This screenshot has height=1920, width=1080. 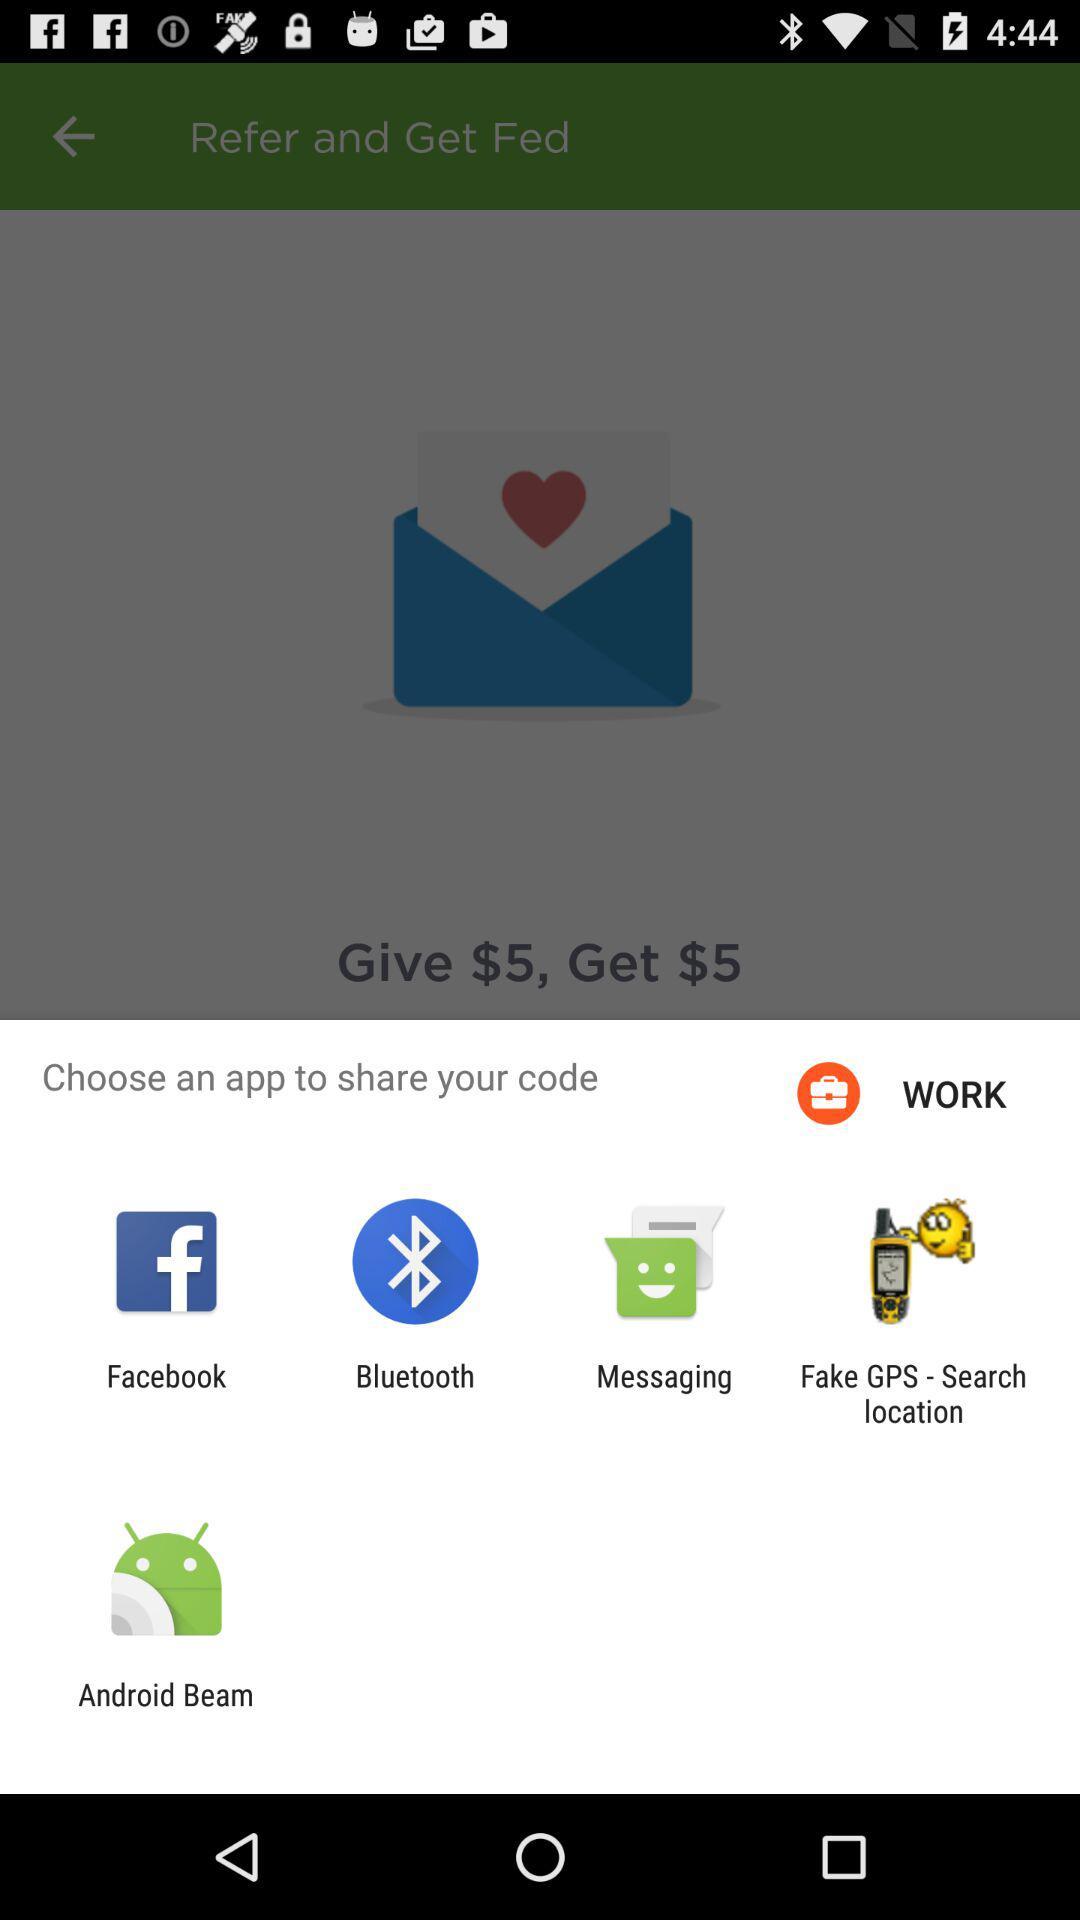 What do you see at coordinates (414, 1392) in the screenshot?
I see `bluetooth icon` at bounding box center [414, 1392].